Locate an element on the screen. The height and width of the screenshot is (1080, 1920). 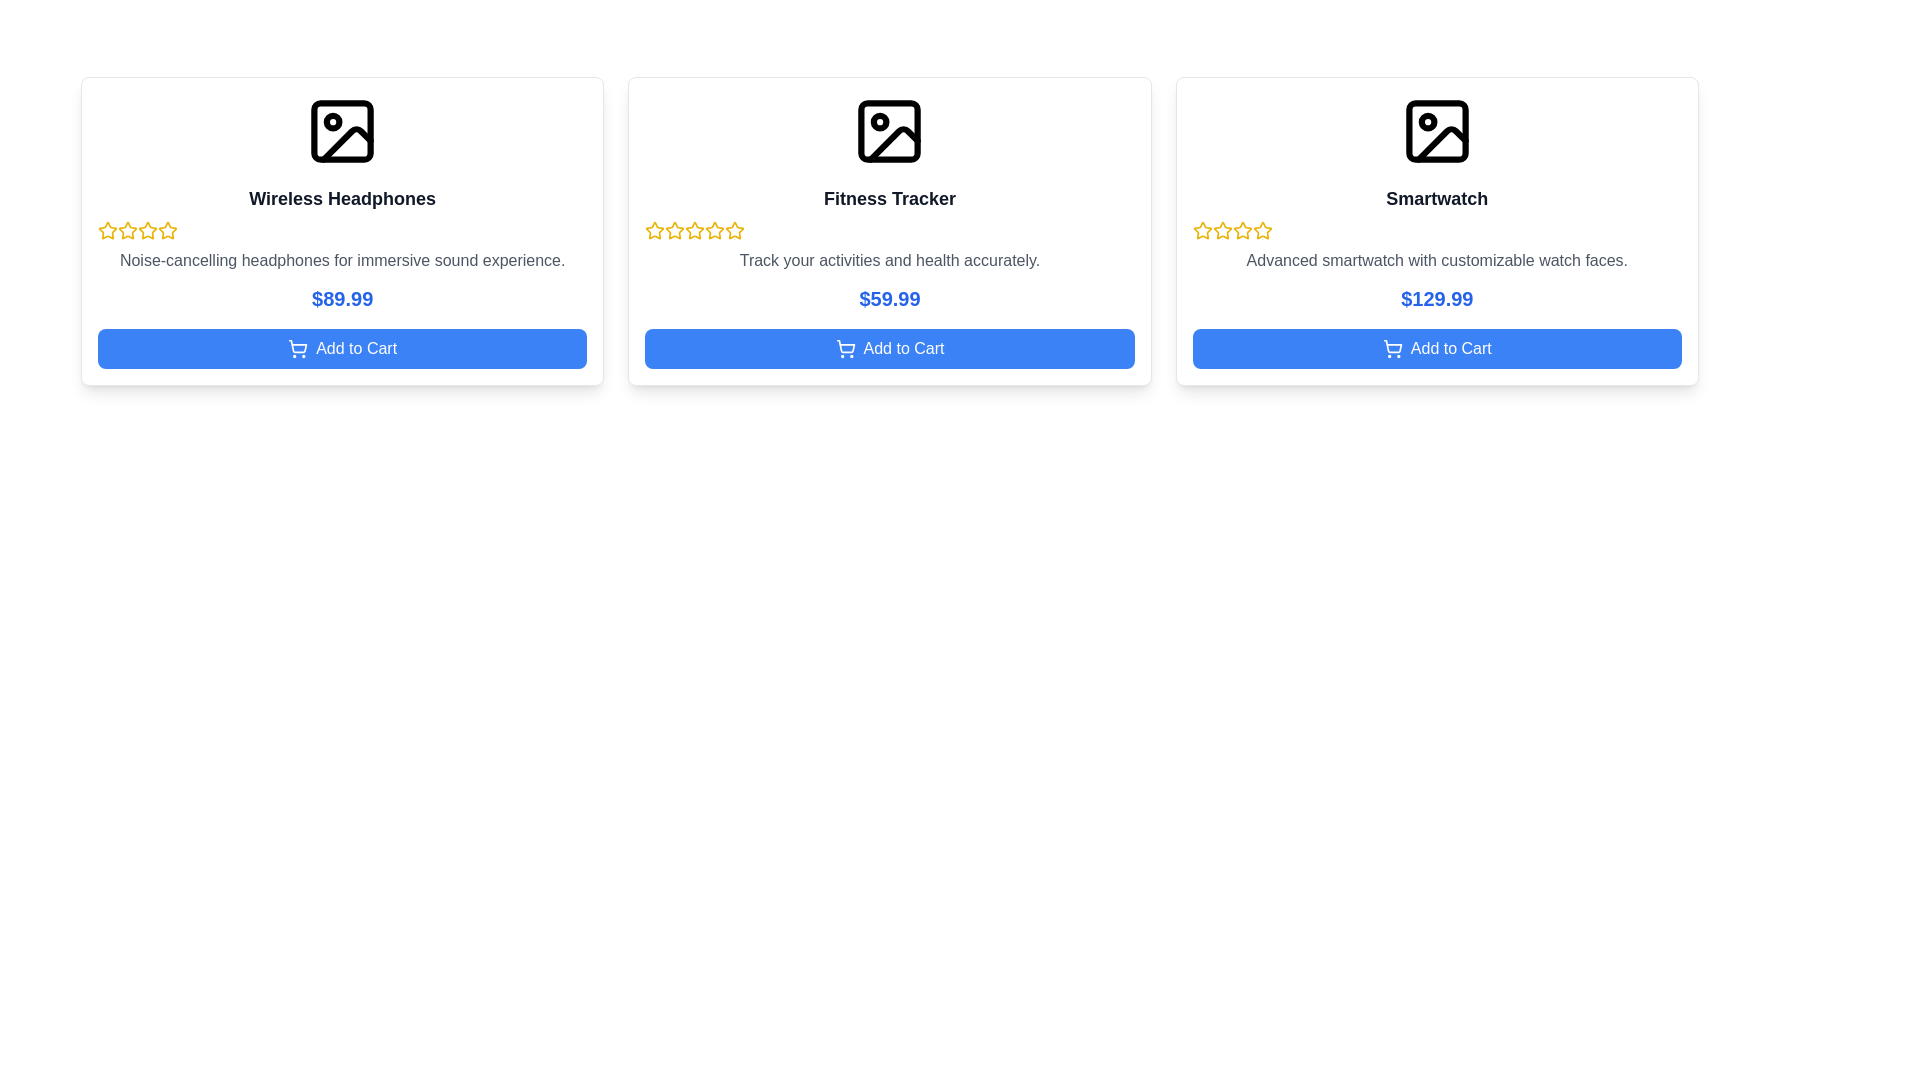
the rating displayed by the star-based rating component located below the 'Wireless Headphones' title and above the product description is located at coordinates (342, 230).